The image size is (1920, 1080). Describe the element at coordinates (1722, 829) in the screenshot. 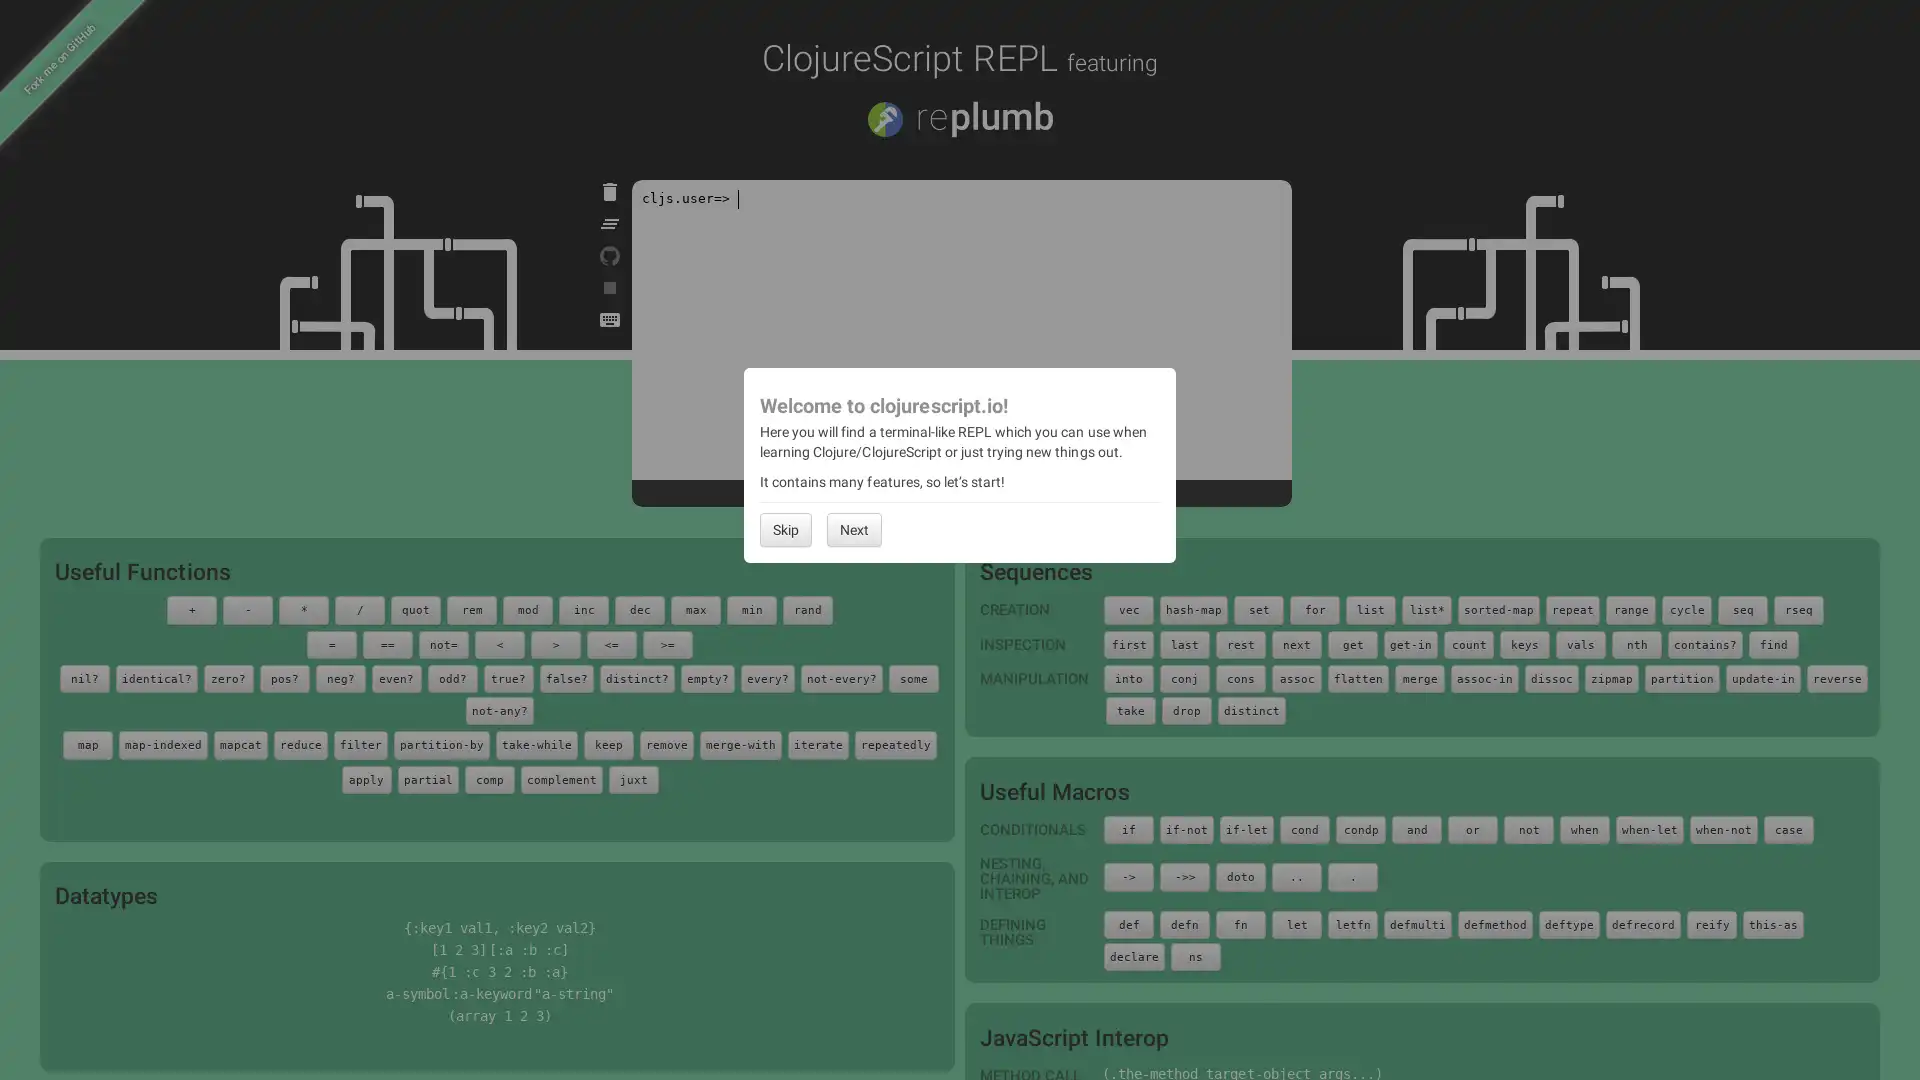

I see `when-not` at that location.